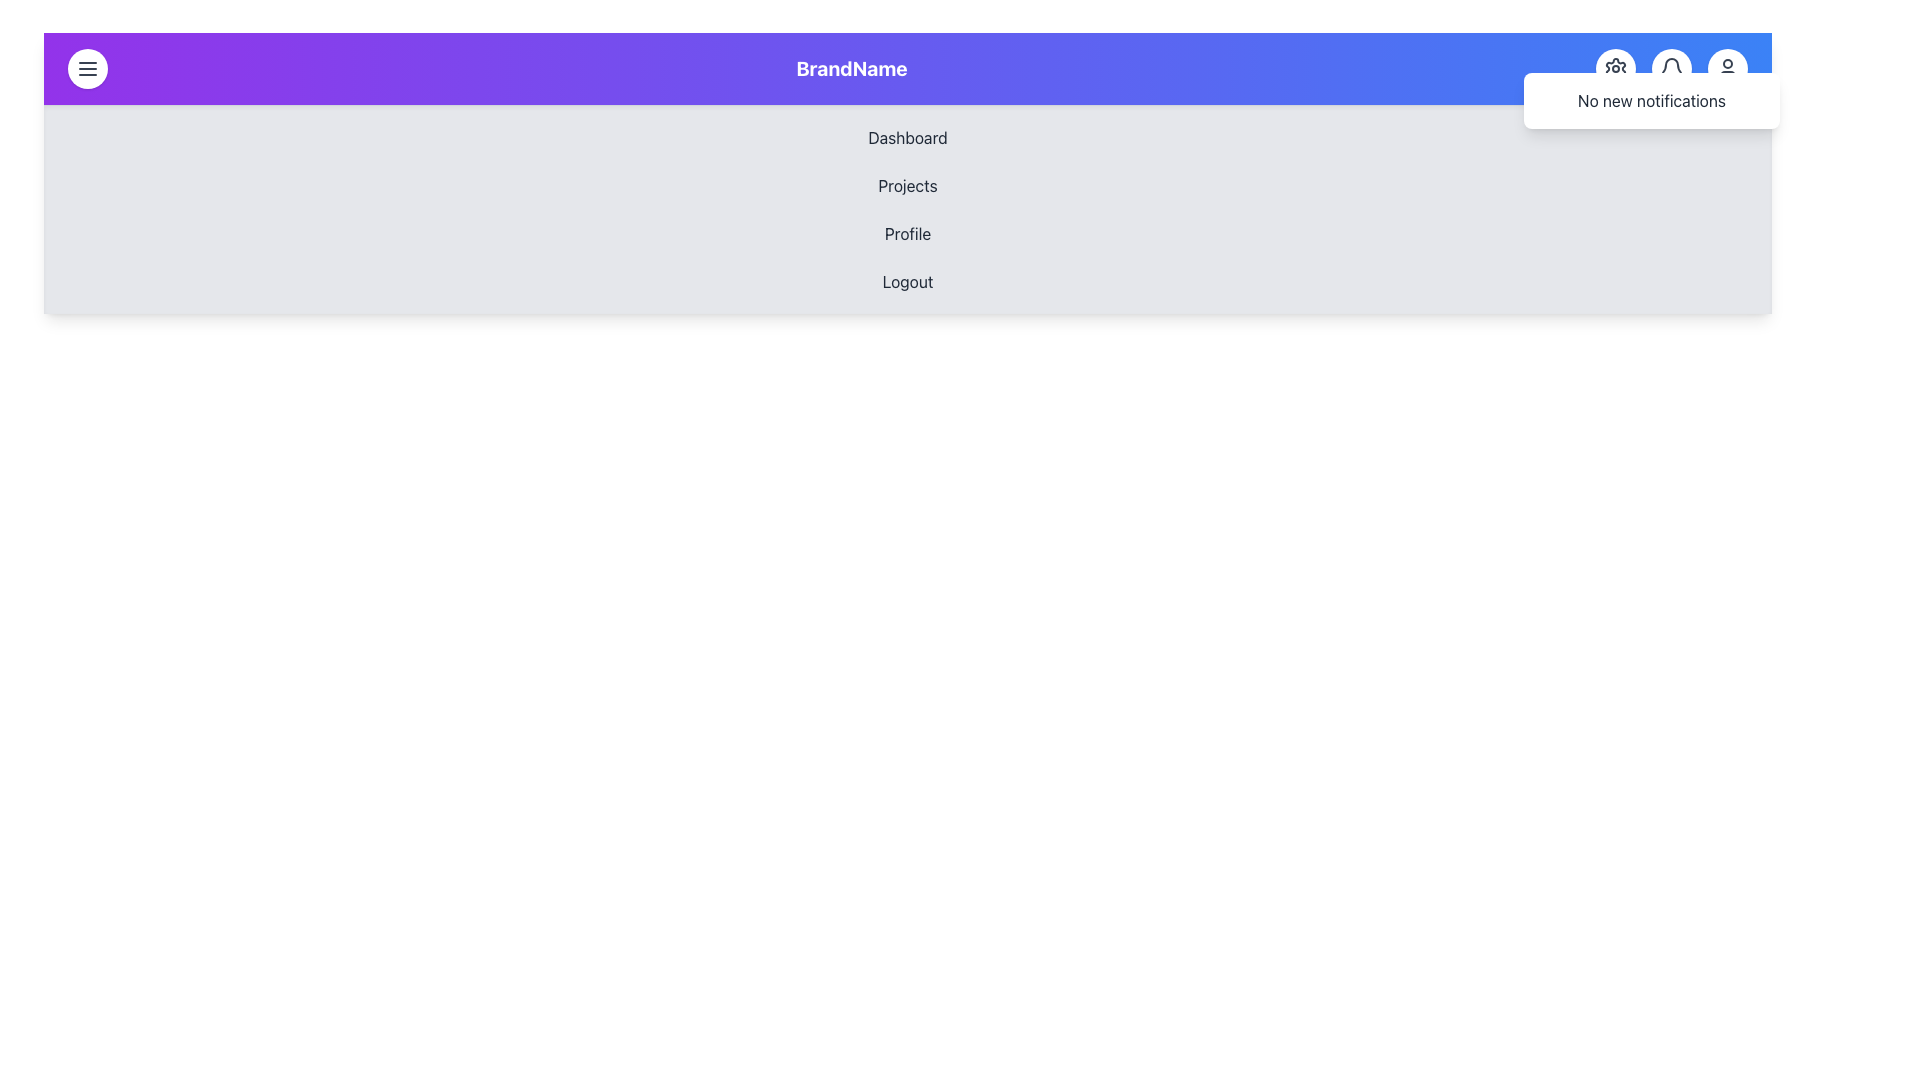  Describe the element at coordinates (906, 233) in the screenshot. I see `the 'Profile' button-like menu item, which is the third item in a vertical list` at that location.